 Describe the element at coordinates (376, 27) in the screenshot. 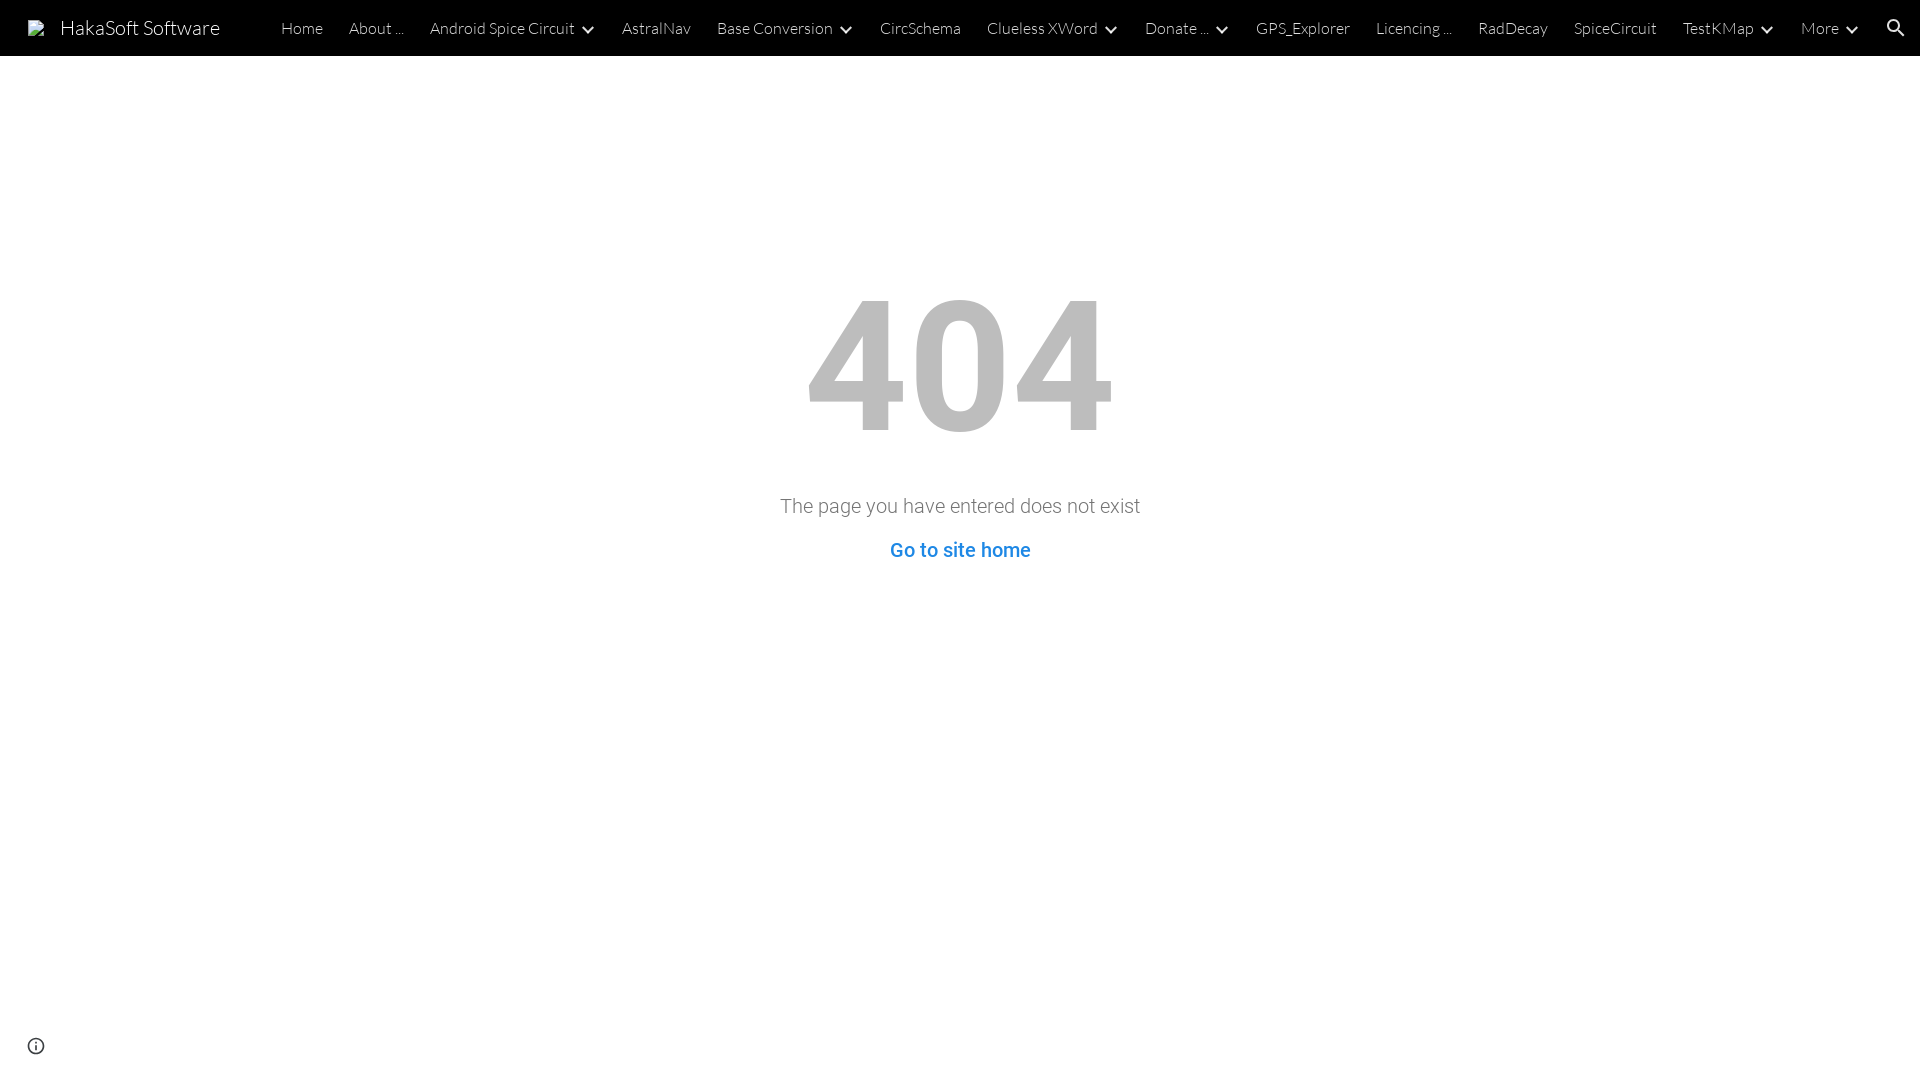

I see `'About ...'` at that location.